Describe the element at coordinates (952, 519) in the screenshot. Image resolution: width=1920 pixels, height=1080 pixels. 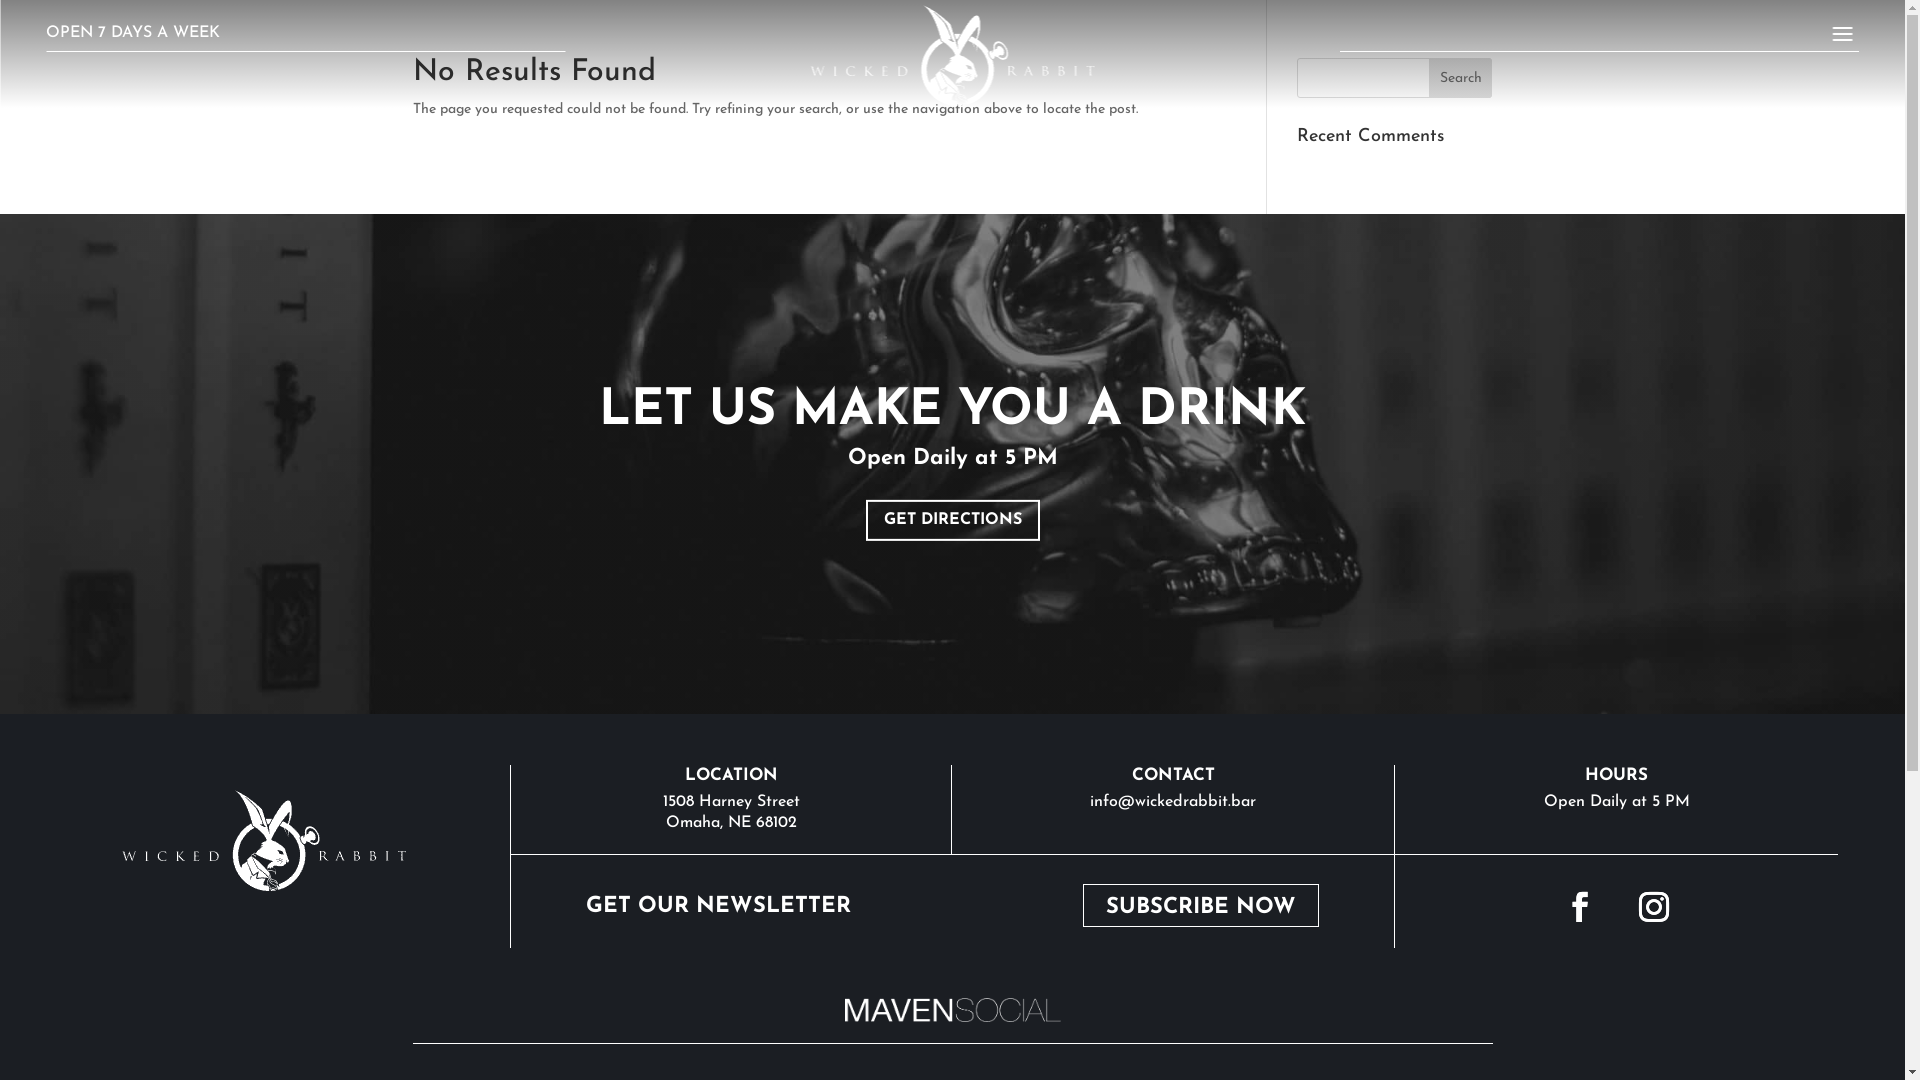
I see `'GET DIRECTIONS'` at that location.